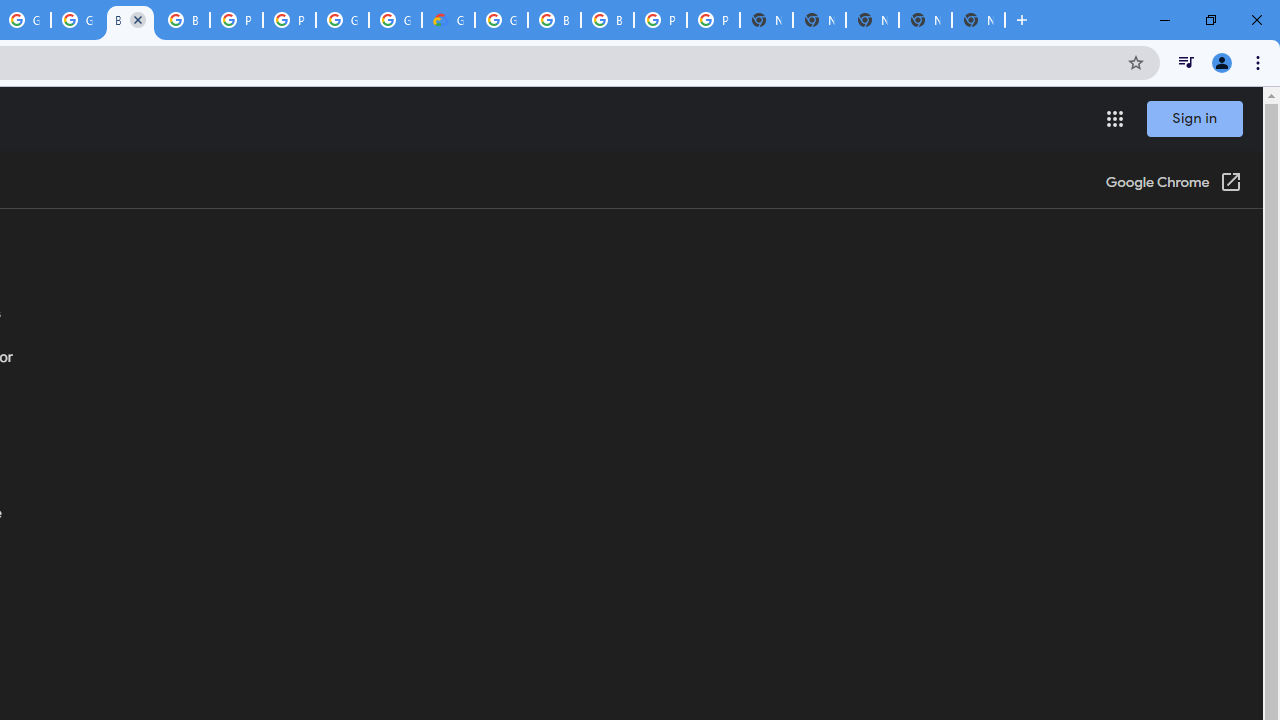 The height and width of the screenshot is (720, 1280). Describe the element at coordinates (129, 20) in the screenshot. I see `'Browse Chrome as a guest - Computer - Google Chrome Help'` at that location.